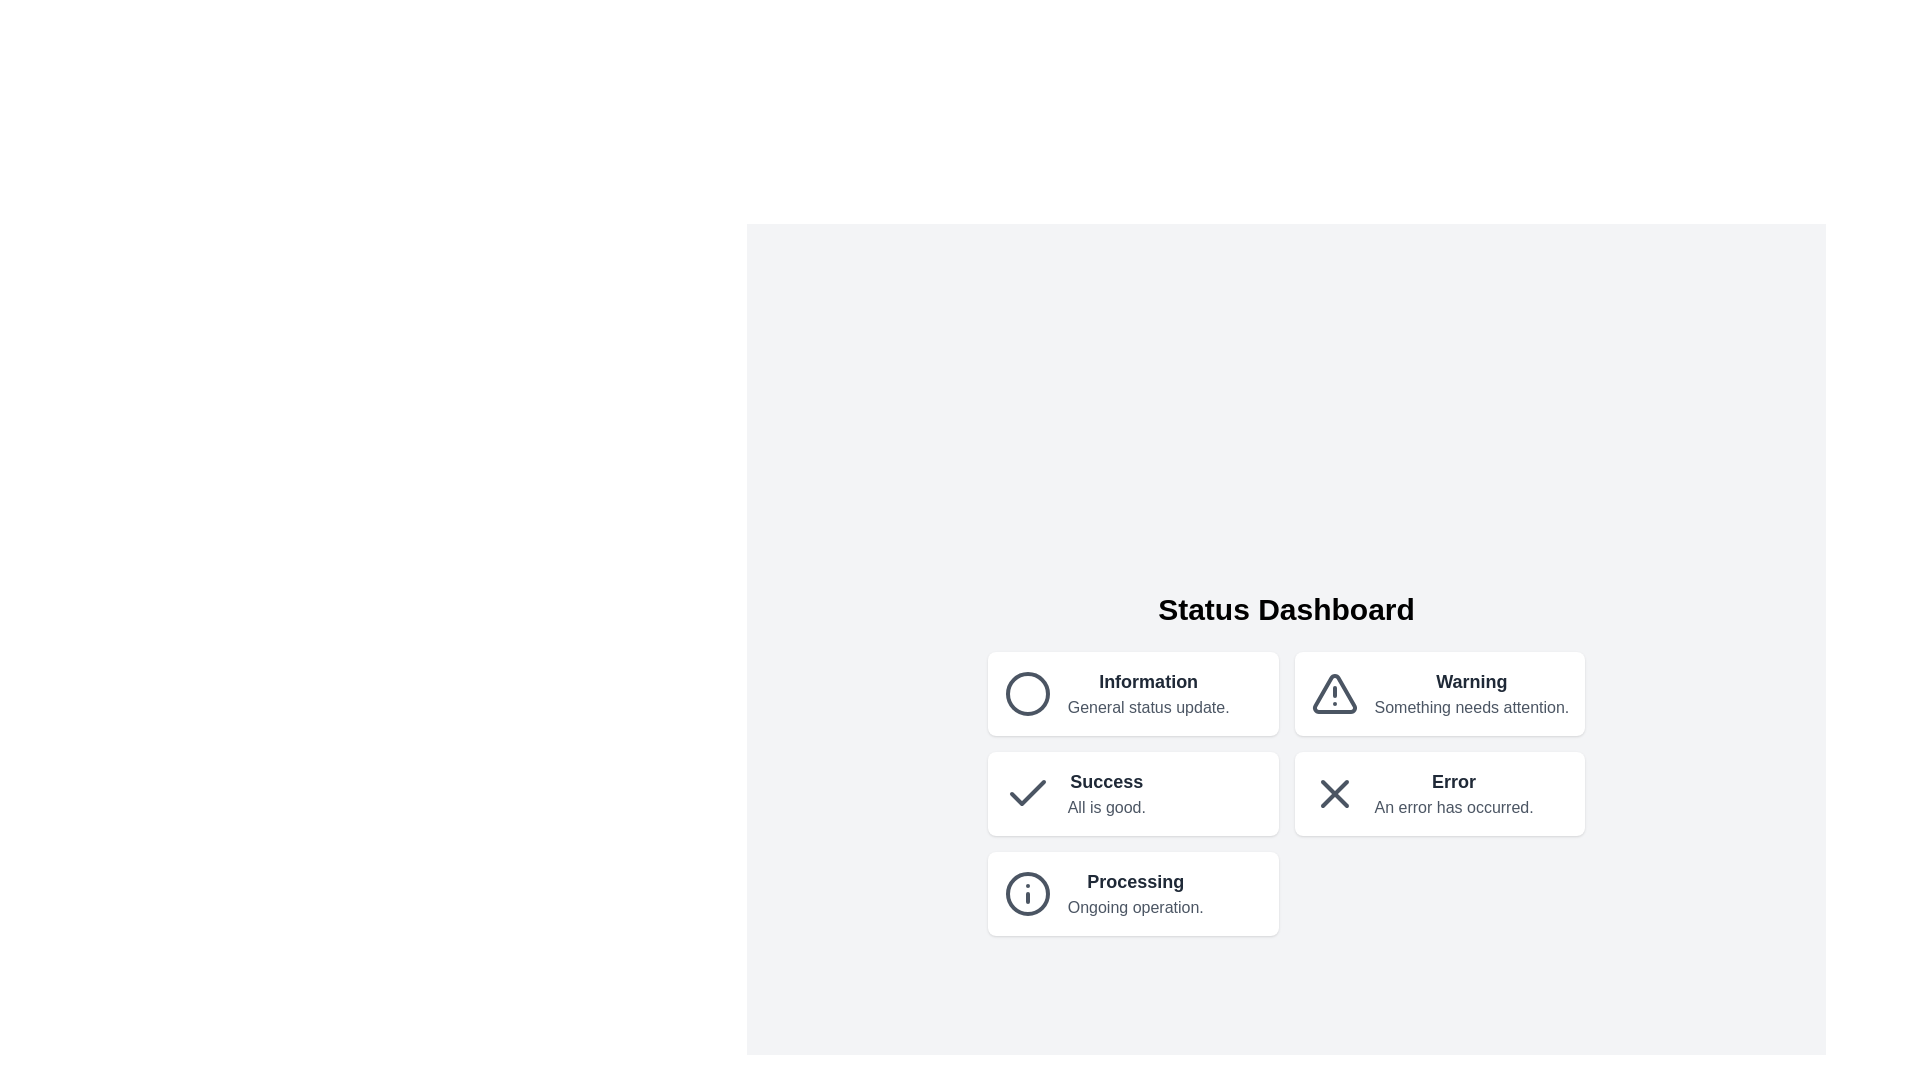 The width and height of the screenshot is (1920, 1080). What do you see at coordinates (1454, 793) in the screenshot?
I see `the Text label that displays bold, black 'Error' and regular, grey 'An error has occurred.' located at the bottom right of the interface within a card layout` at bounding box center [1454, 793].